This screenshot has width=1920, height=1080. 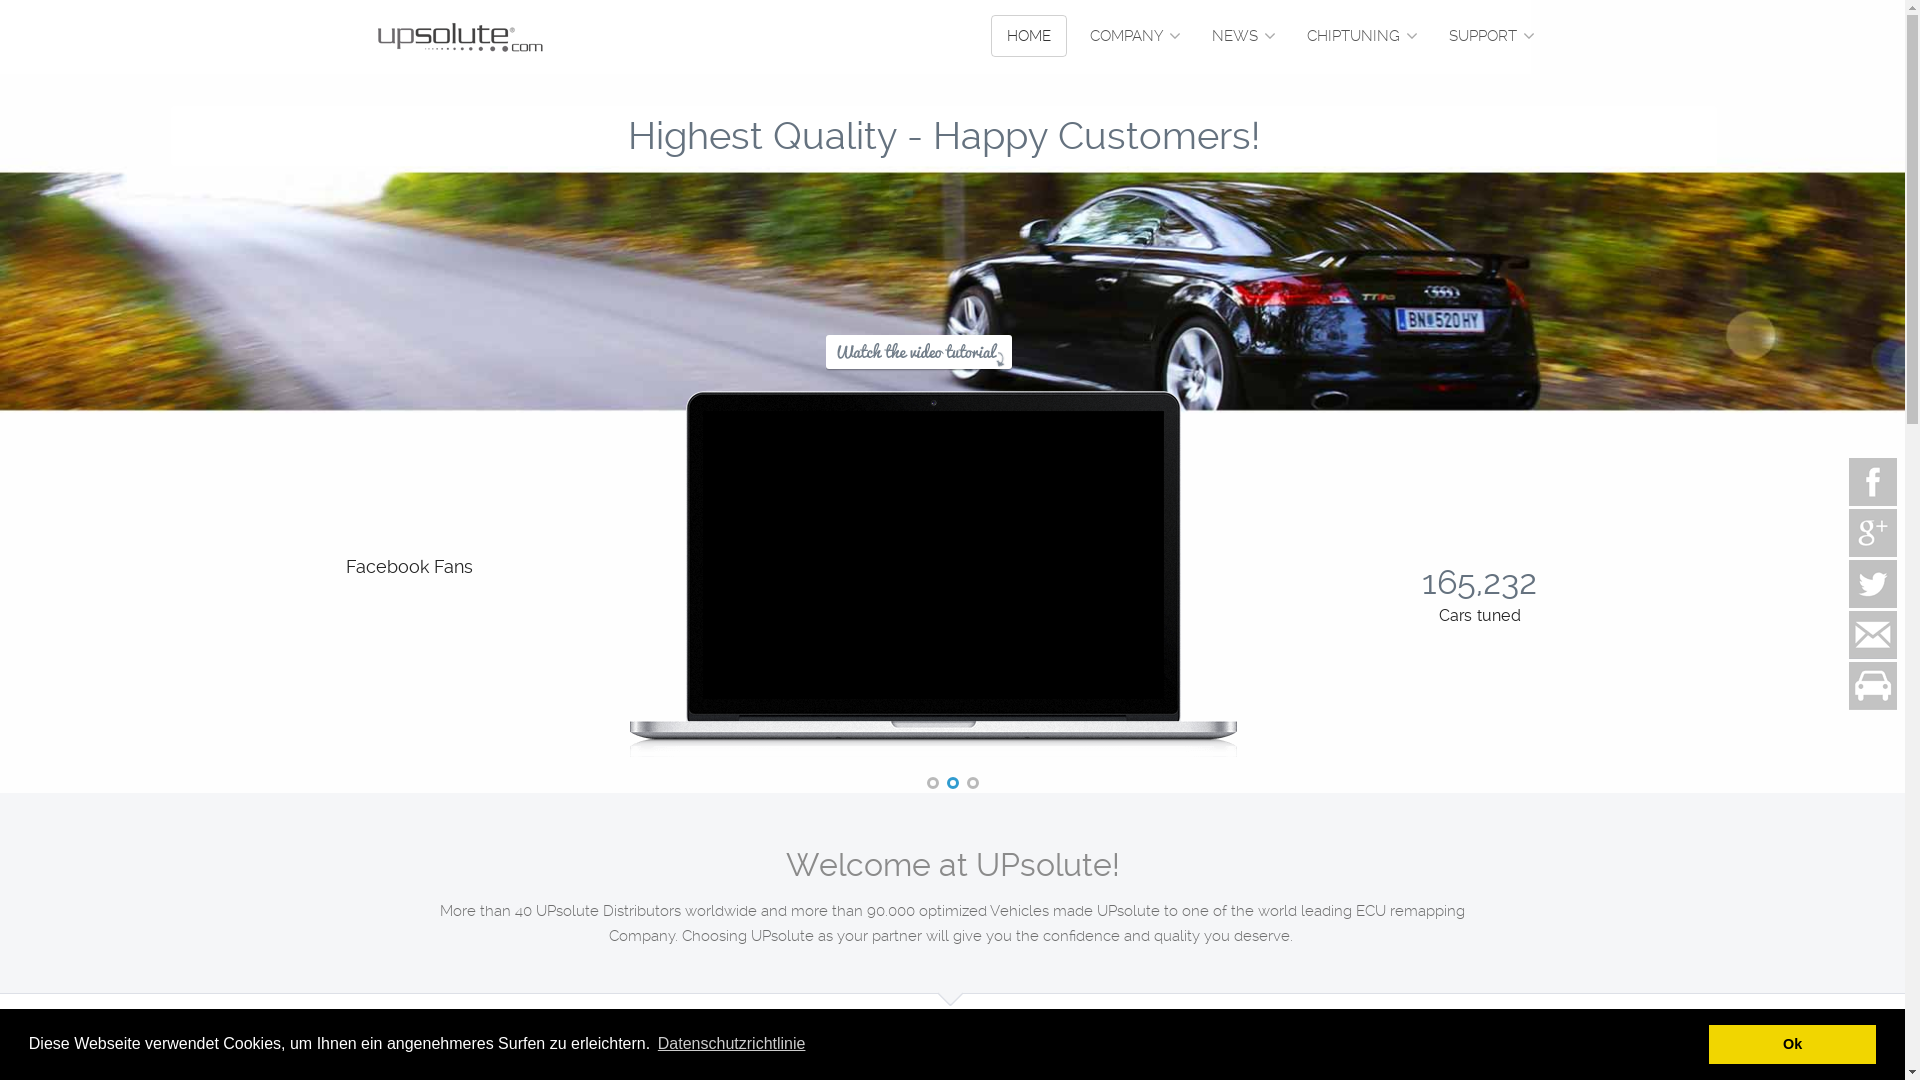 What do you see at coordinates (1792, 1043) in the screenshot?
I see `'Ok'` at bounding box center [1792, 1043].